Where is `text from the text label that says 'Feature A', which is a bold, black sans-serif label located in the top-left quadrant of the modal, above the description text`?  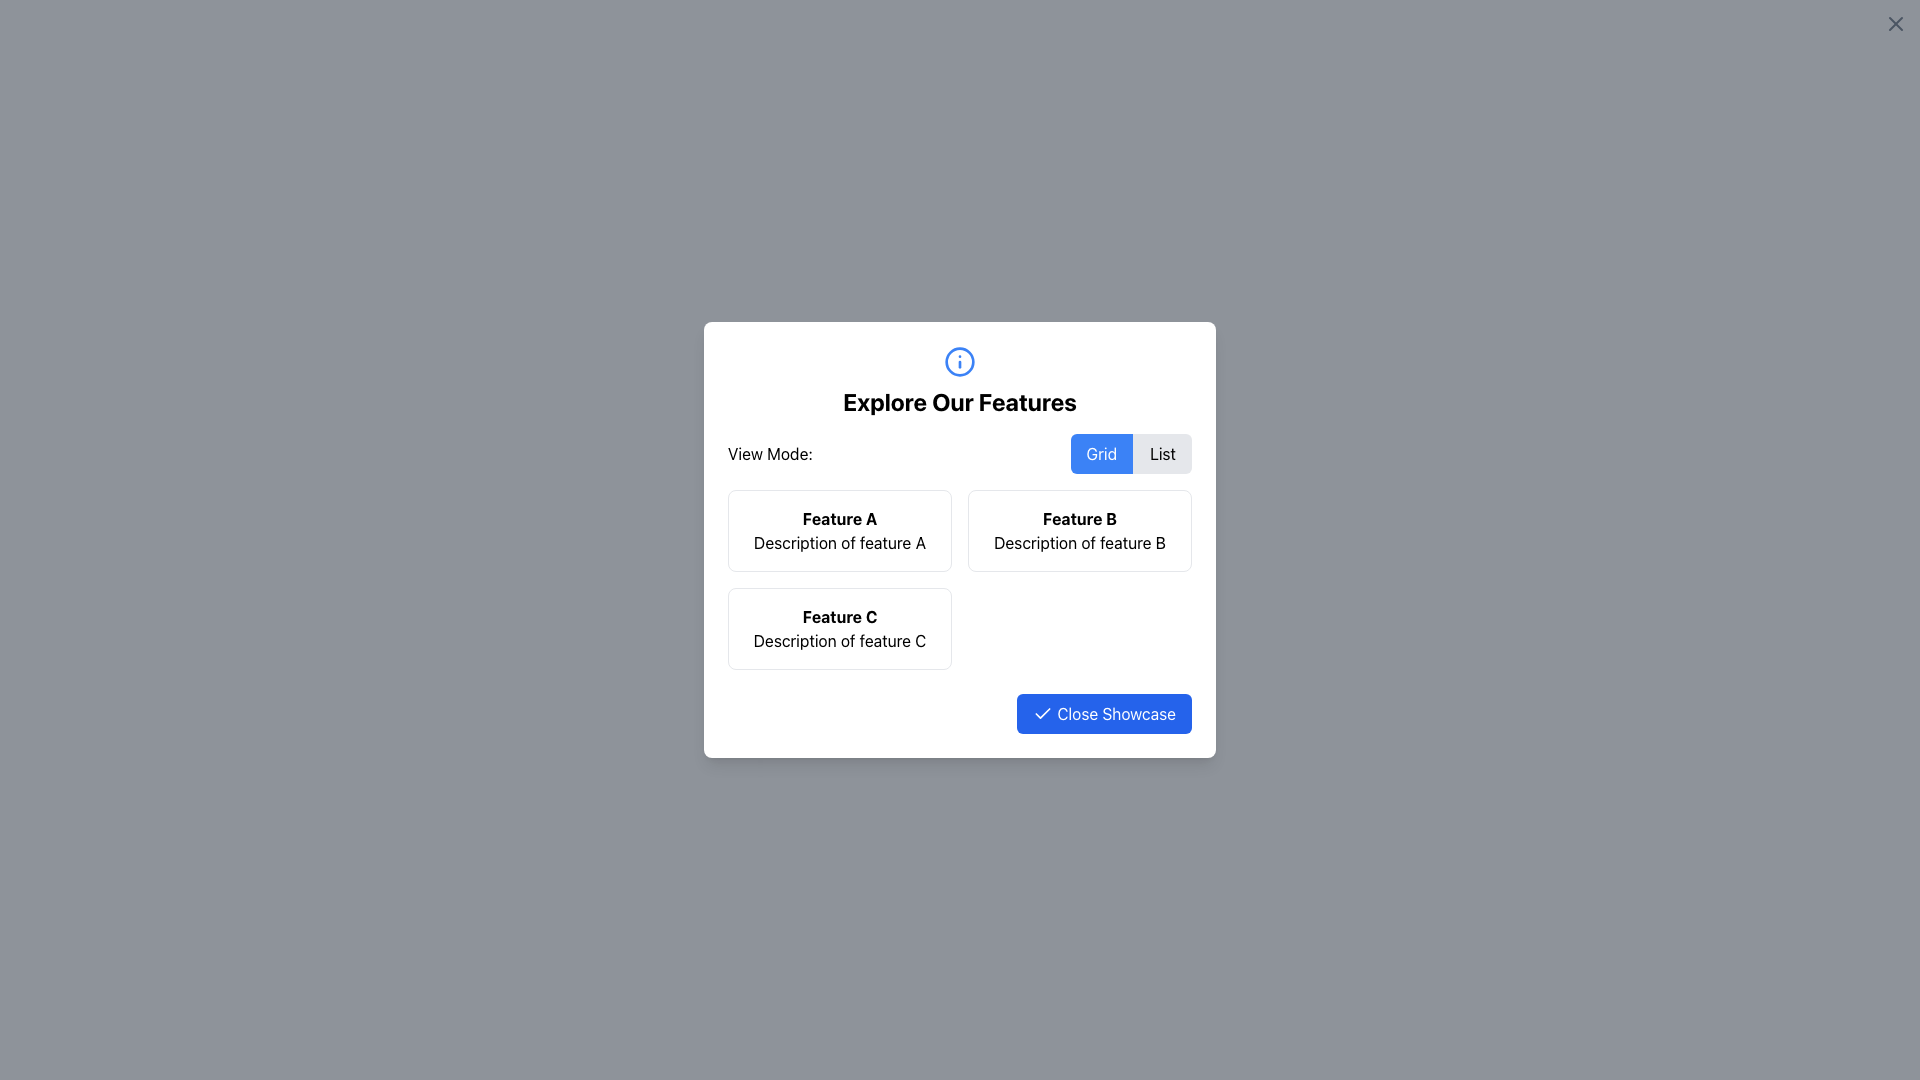 text from the text label that says 'Feature A', which is a bold, black sans-serif label located in the top-left quadrant of the modal, above the description text is located at coordinates (840, 518).